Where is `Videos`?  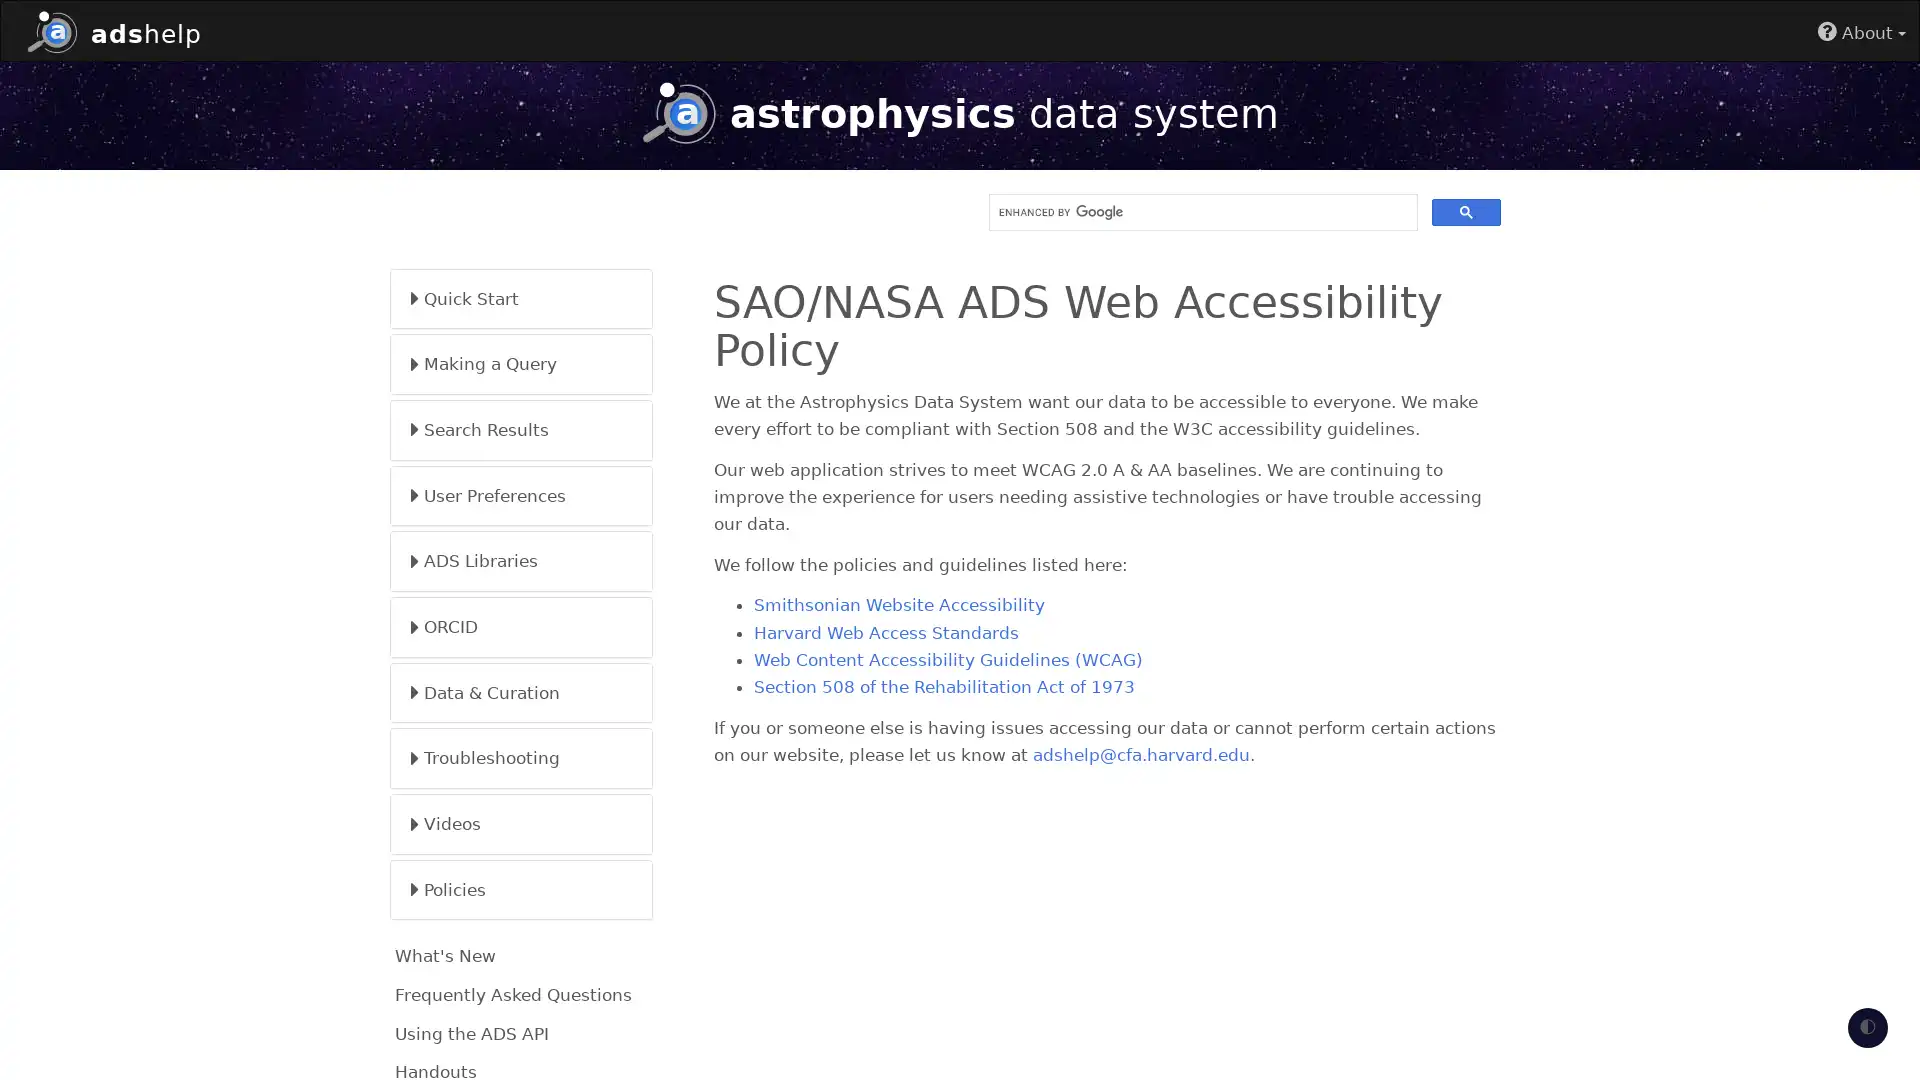
Videos is located at coordinates (521, 824).